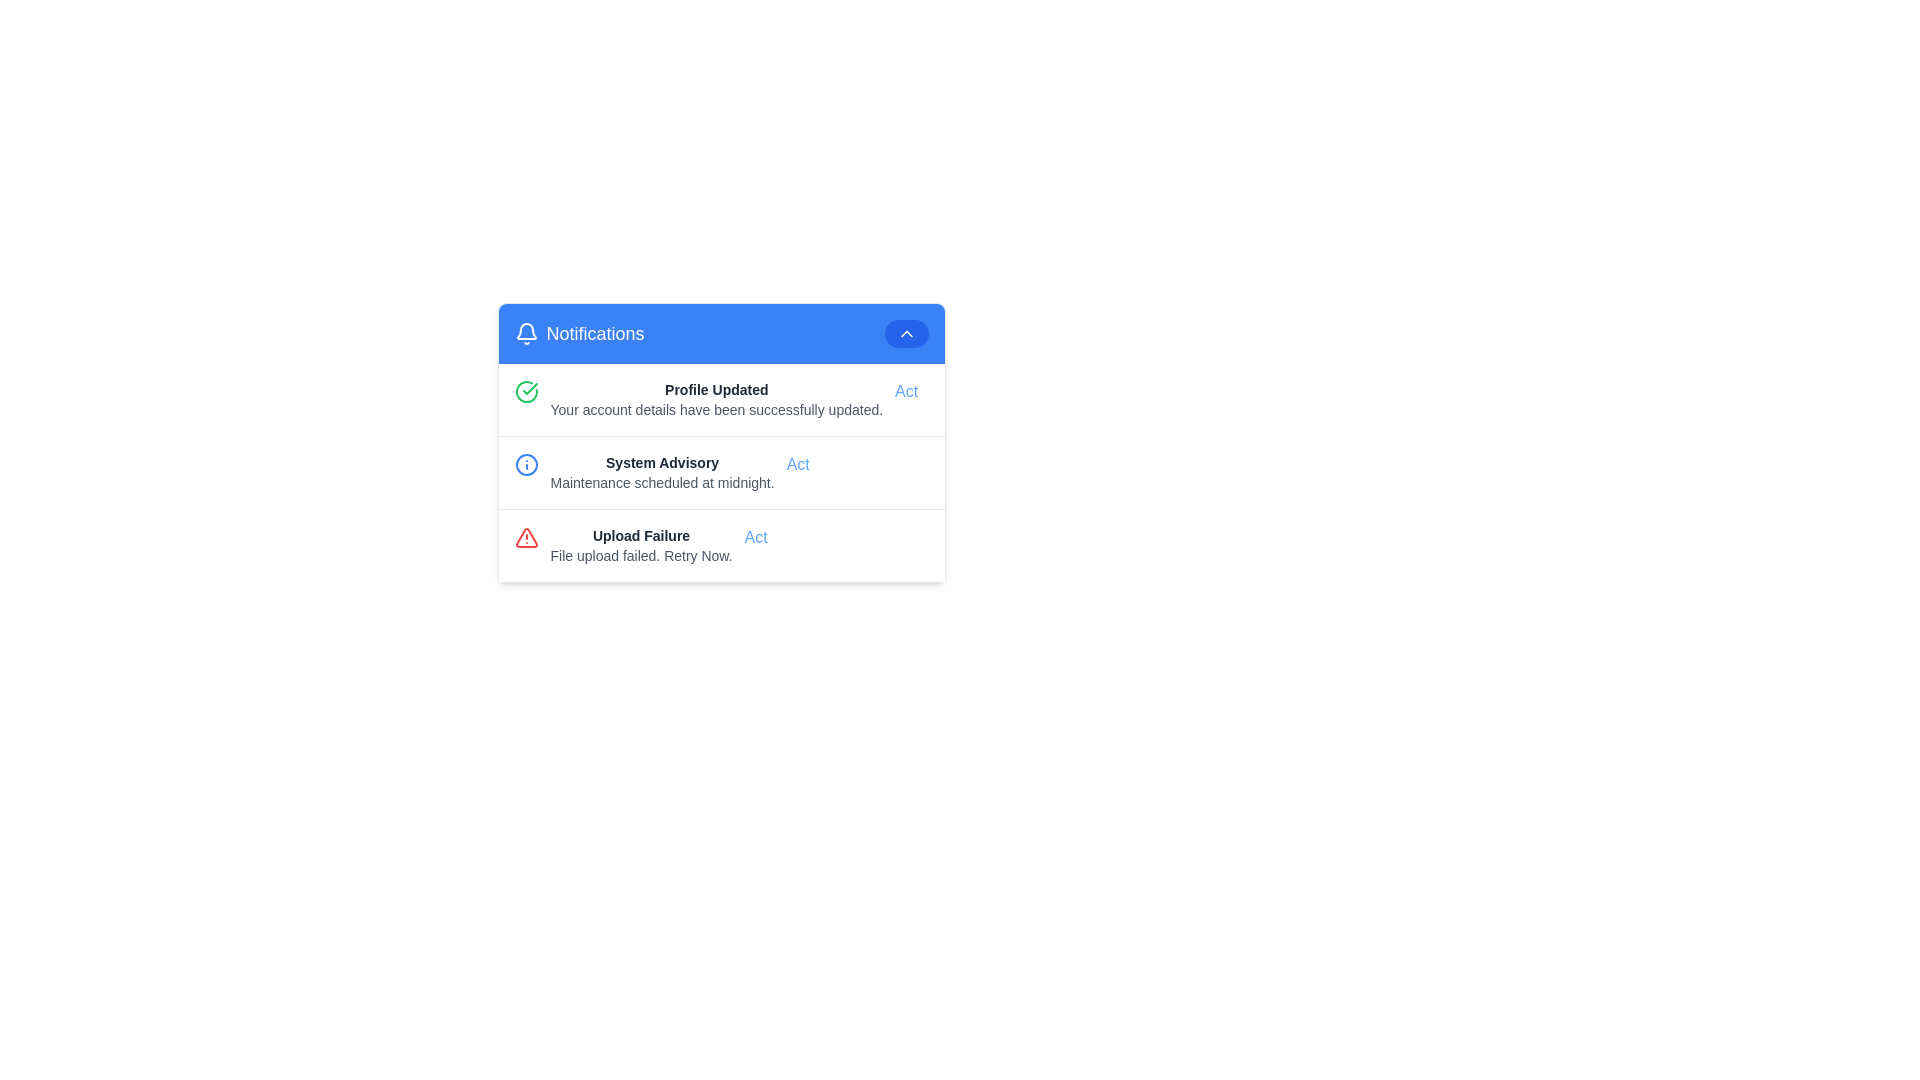 The image size is (1920, 1080). What do you see at coordinates (905, 333) in the screenshot?
I see `the toggle button located at the far right of the header section of the notification panel` at bounding box center [905, 333].